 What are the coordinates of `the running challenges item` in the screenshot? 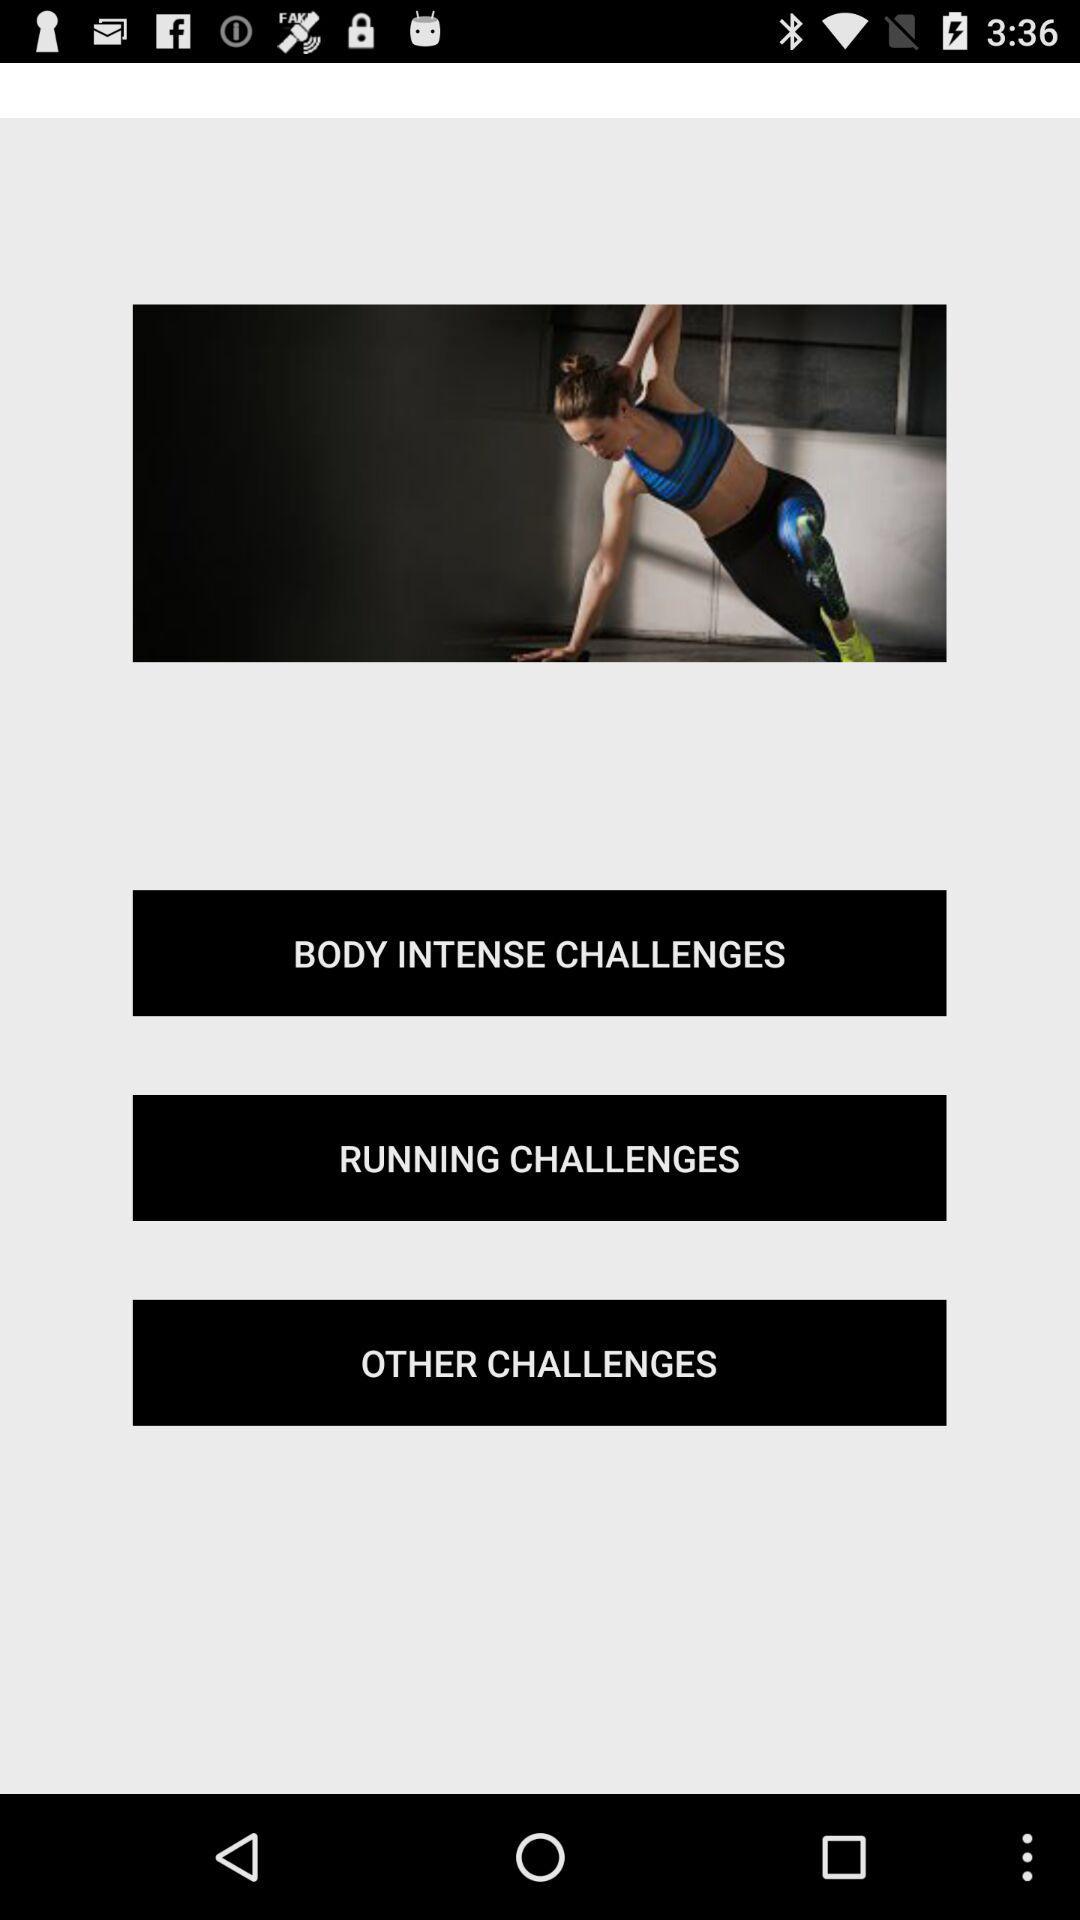 It's located at (538, 1157).